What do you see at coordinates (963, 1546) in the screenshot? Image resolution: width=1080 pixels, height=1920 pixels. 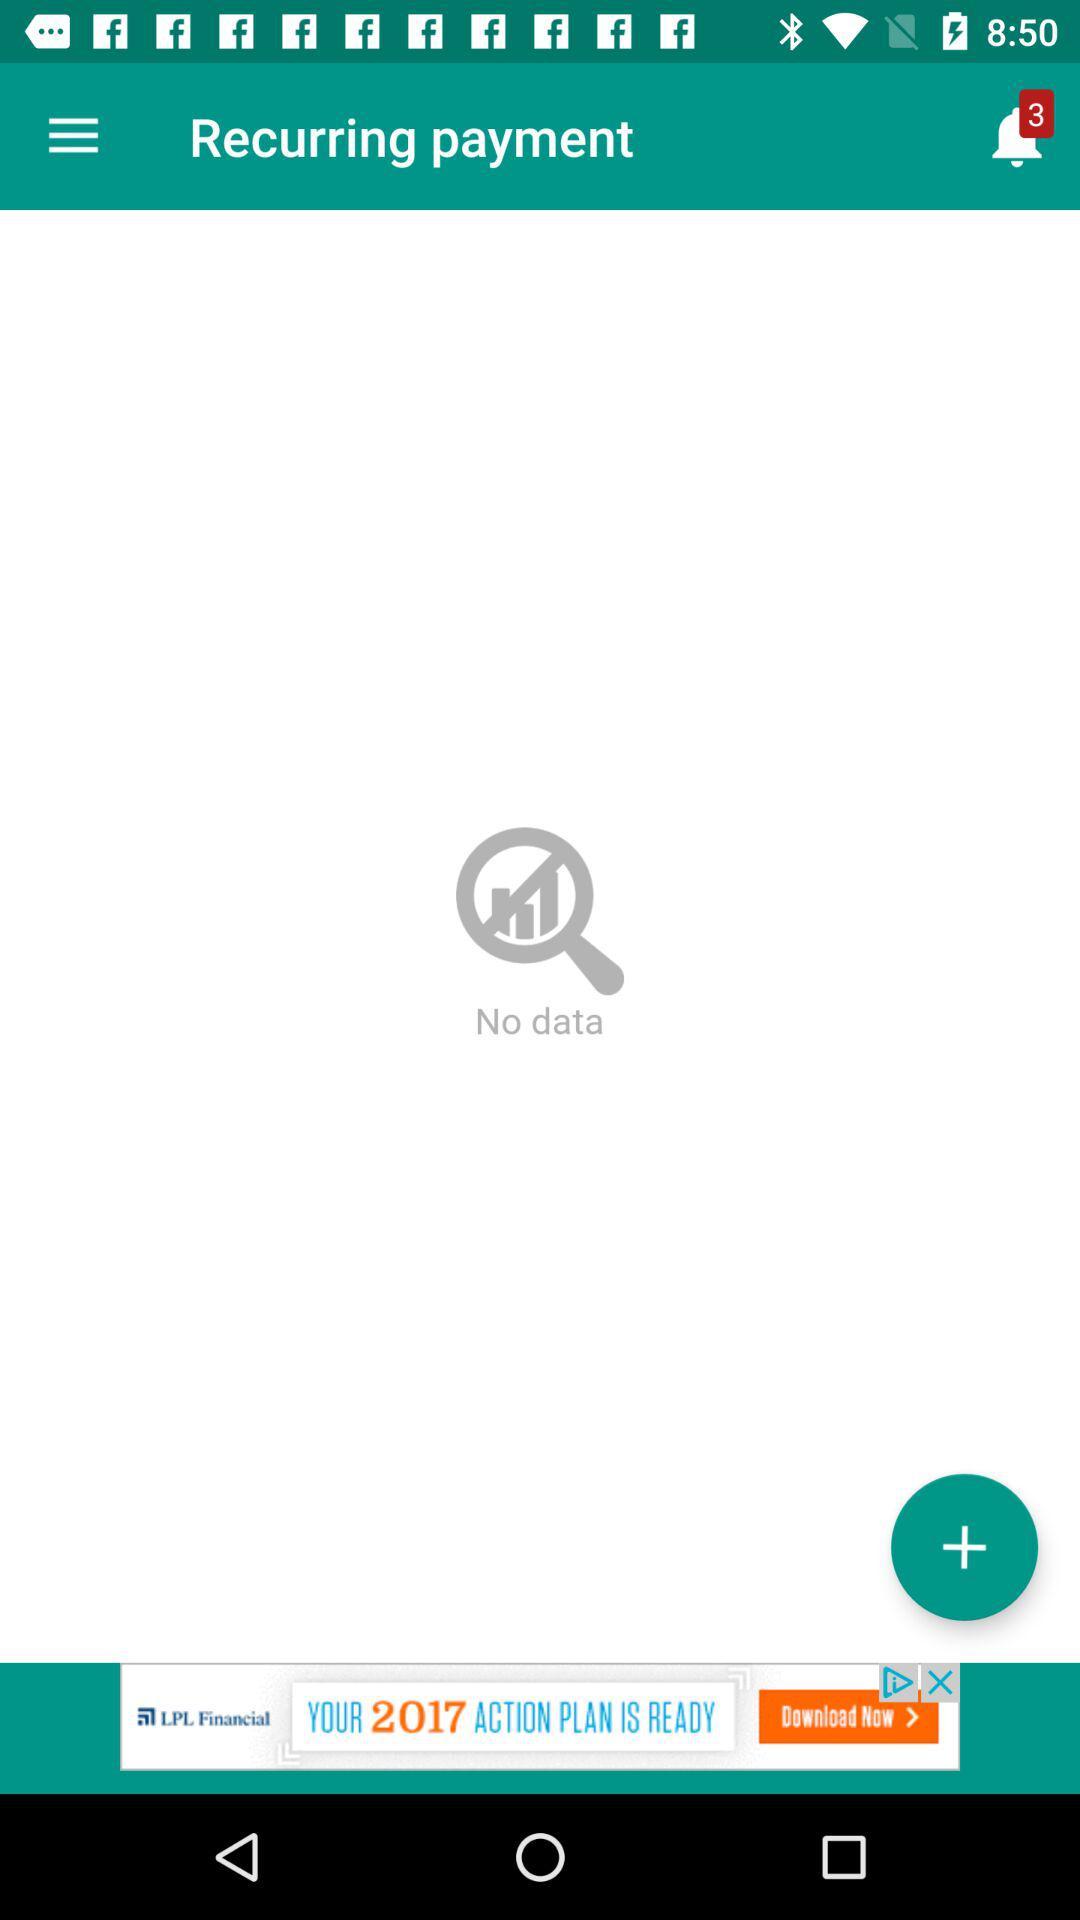 I see `the add icon` at bounding box center [963, 1546].